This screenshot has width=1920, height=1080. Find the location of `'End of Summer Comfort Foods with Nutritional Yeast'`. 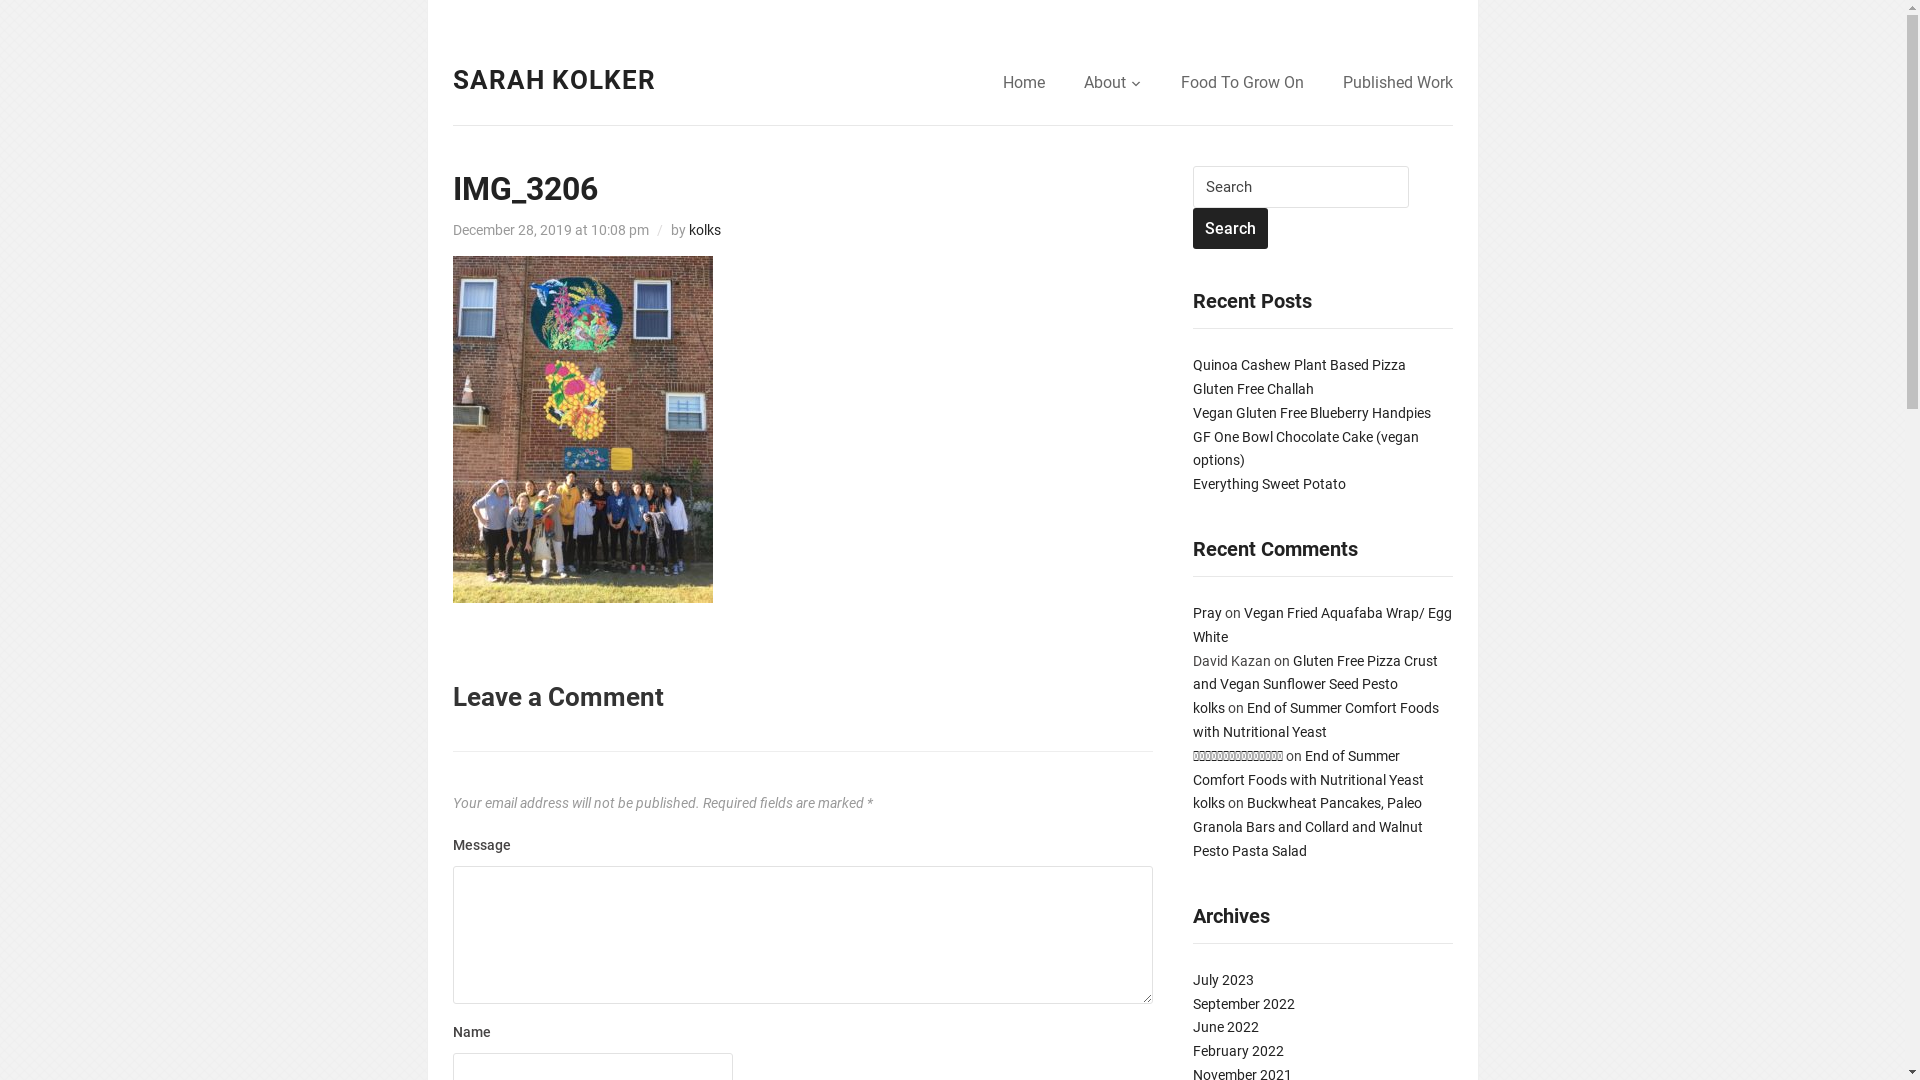

'End of Summer Comfort Foods with Nutritional Yeast' is located at coordinates (1315, 720).